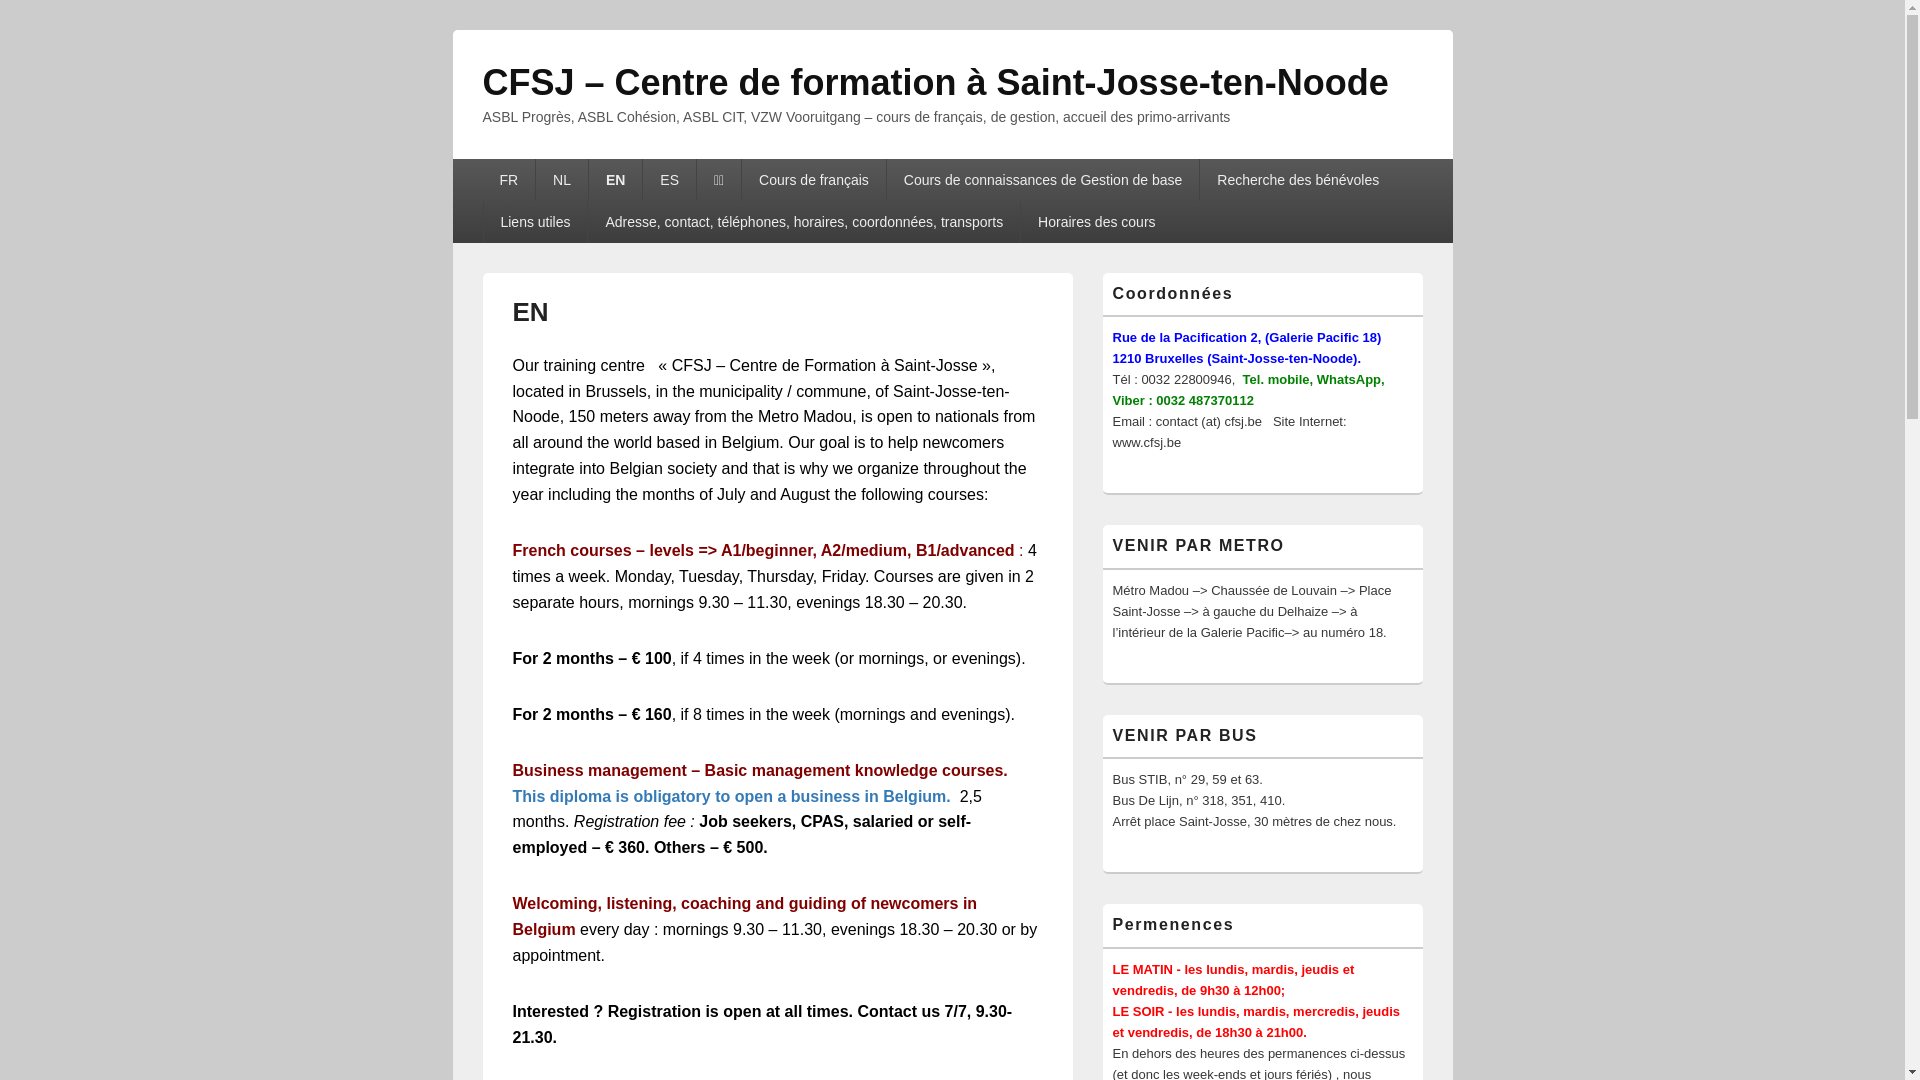 The height and width of the screenshot is (1080, 1920). What do you see at coordinates (1021, 222) in the screenshot?
I see `'Horaires des cours'` at bounding box center [1021, 222].